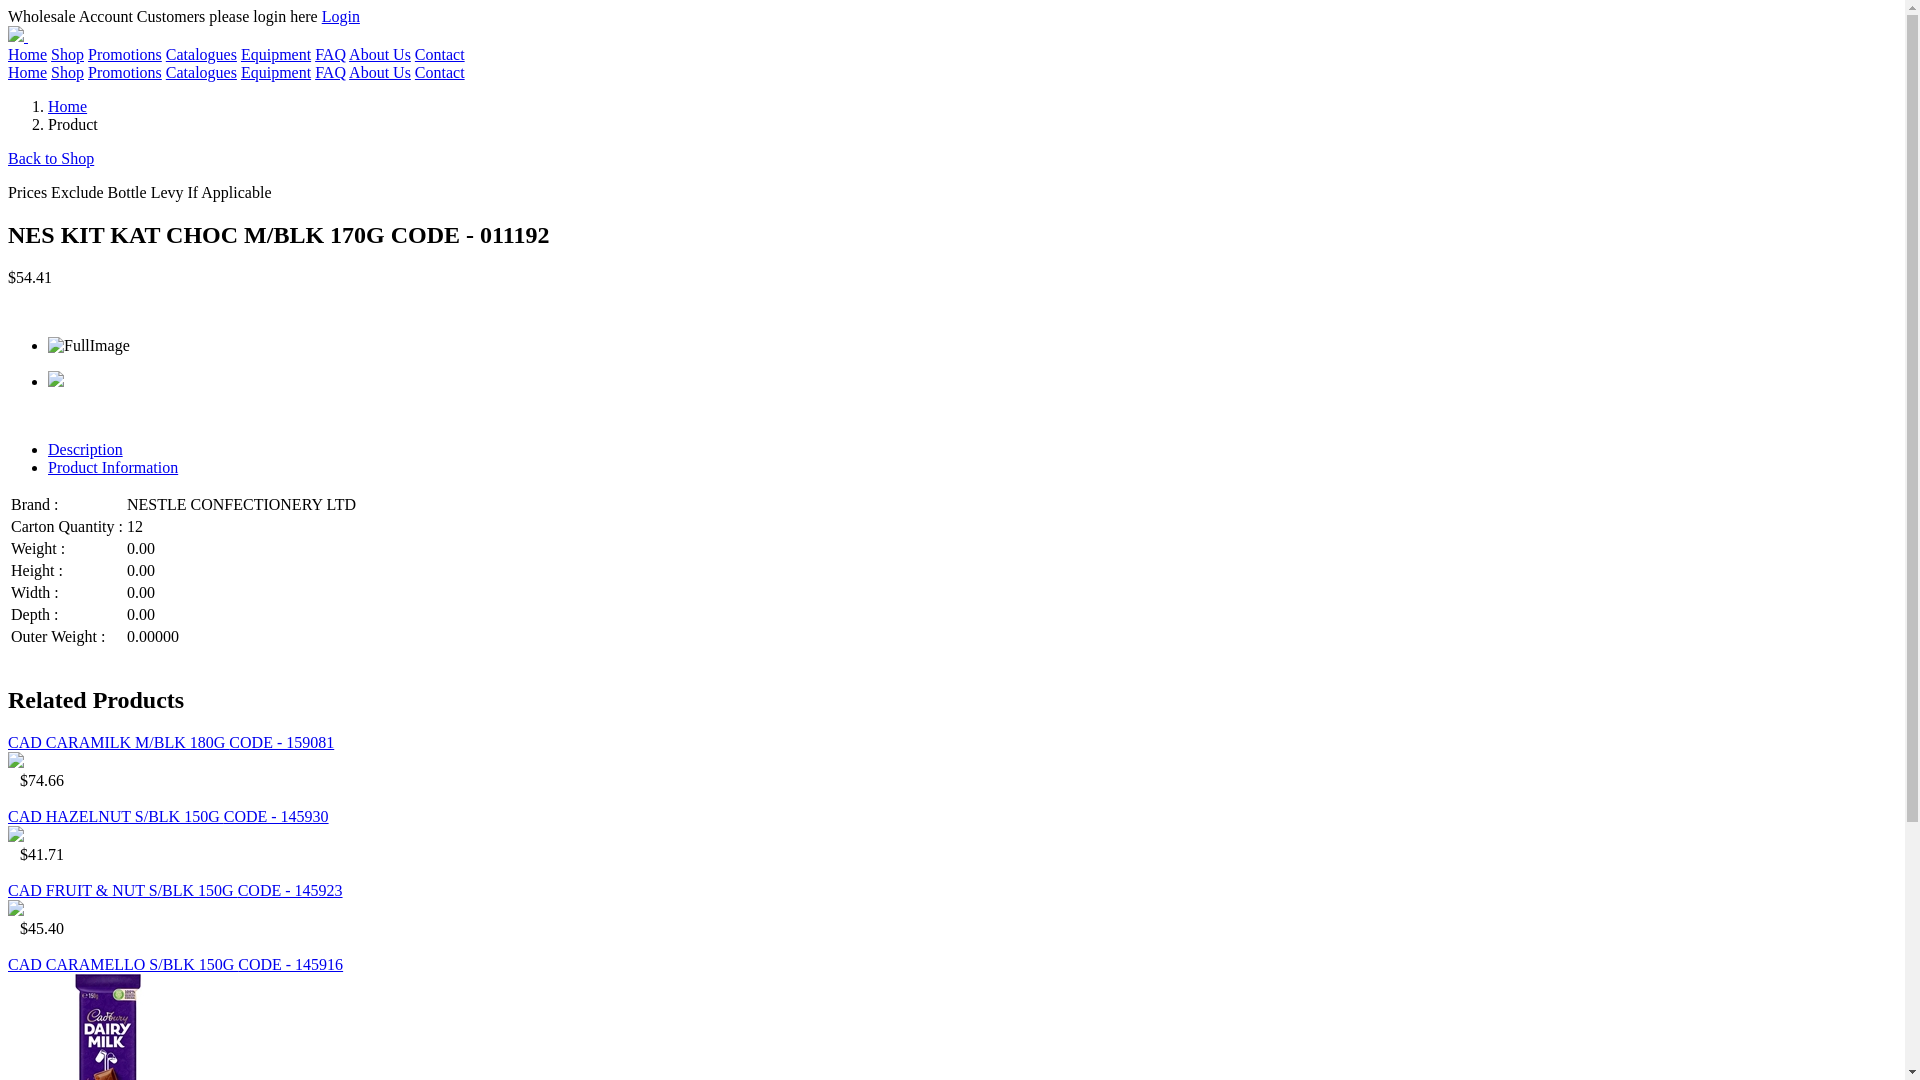 The width and height of the screenshot is (1920, 1080). What do you see at coordinates (123, 71) in the screenshot?
I see `'Promotions'` at bounding box center [123, 71].